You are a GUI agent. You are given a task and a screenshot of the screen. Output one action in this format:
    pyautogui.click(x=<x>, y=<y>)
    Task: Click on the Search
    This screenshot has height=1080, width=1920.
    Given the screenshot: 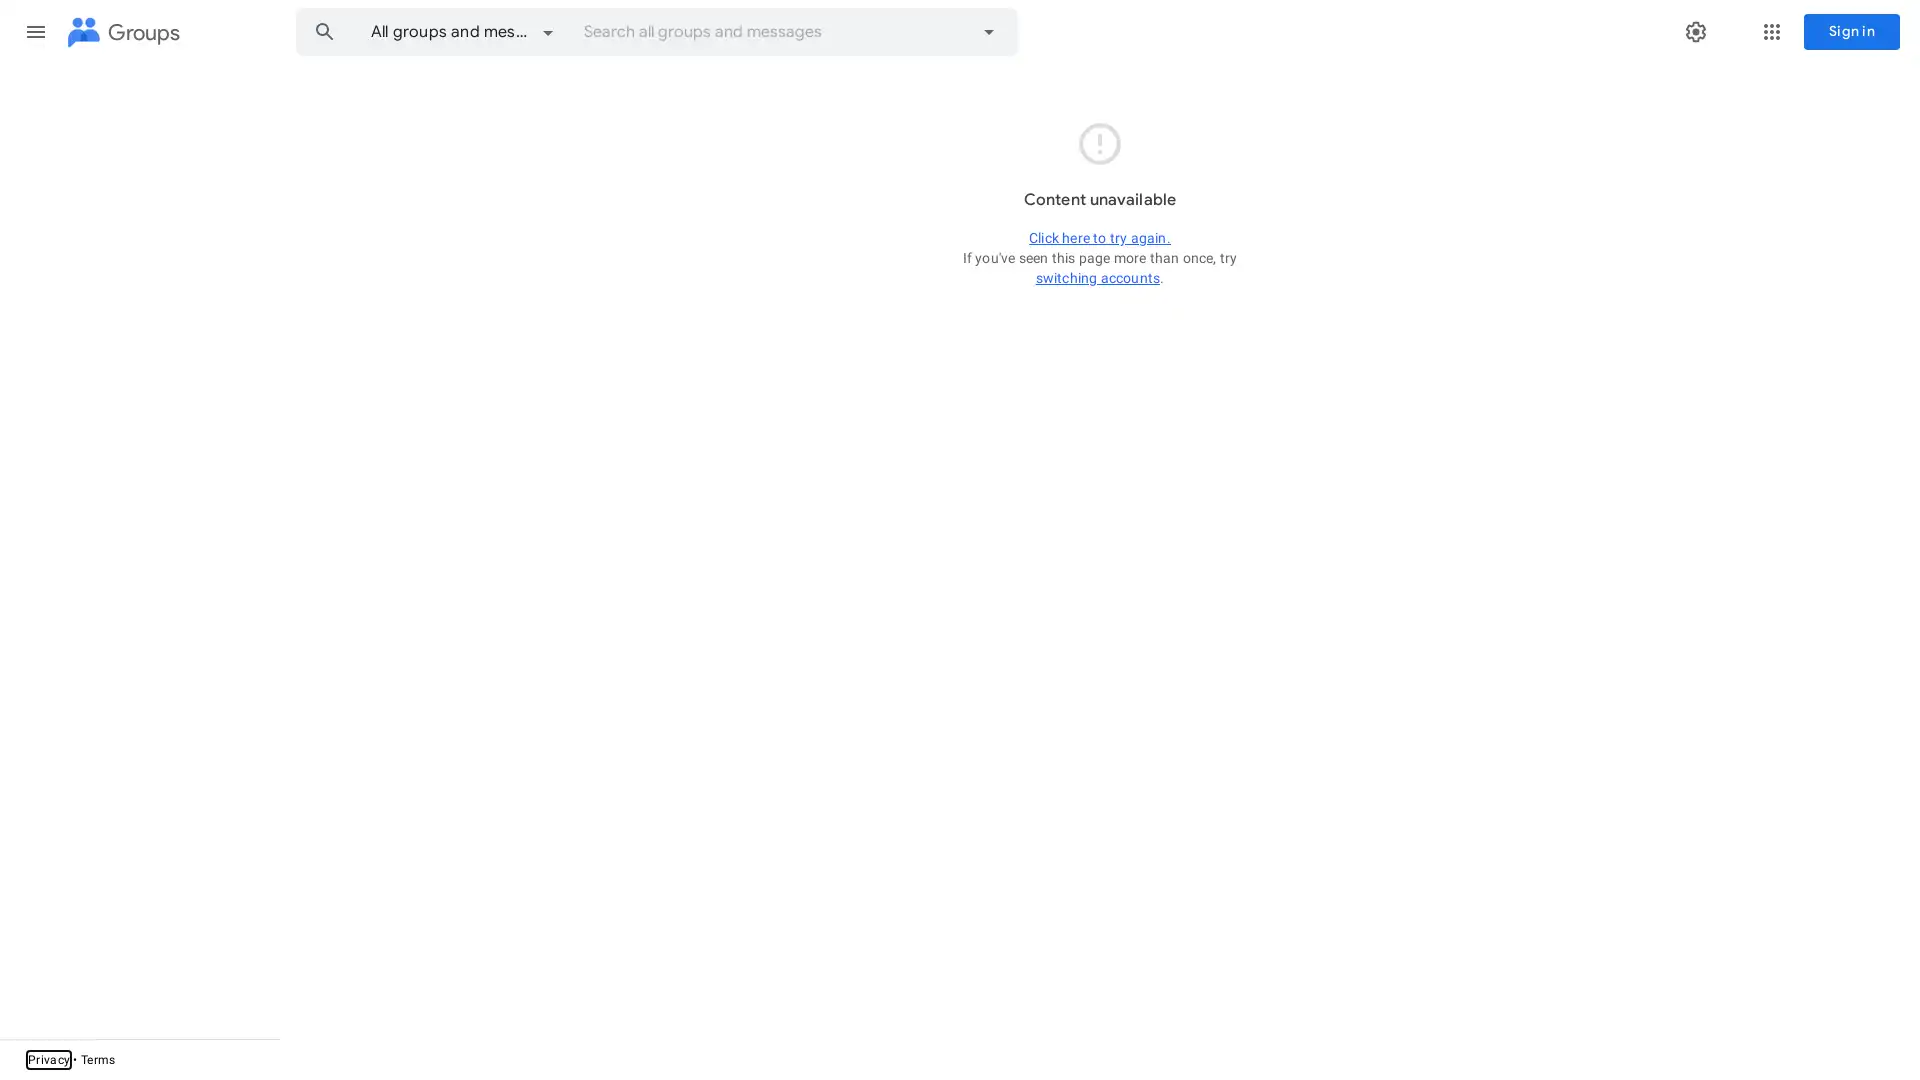 What is the action you would take?
    pyautogui.click(x=325, y=31)
    